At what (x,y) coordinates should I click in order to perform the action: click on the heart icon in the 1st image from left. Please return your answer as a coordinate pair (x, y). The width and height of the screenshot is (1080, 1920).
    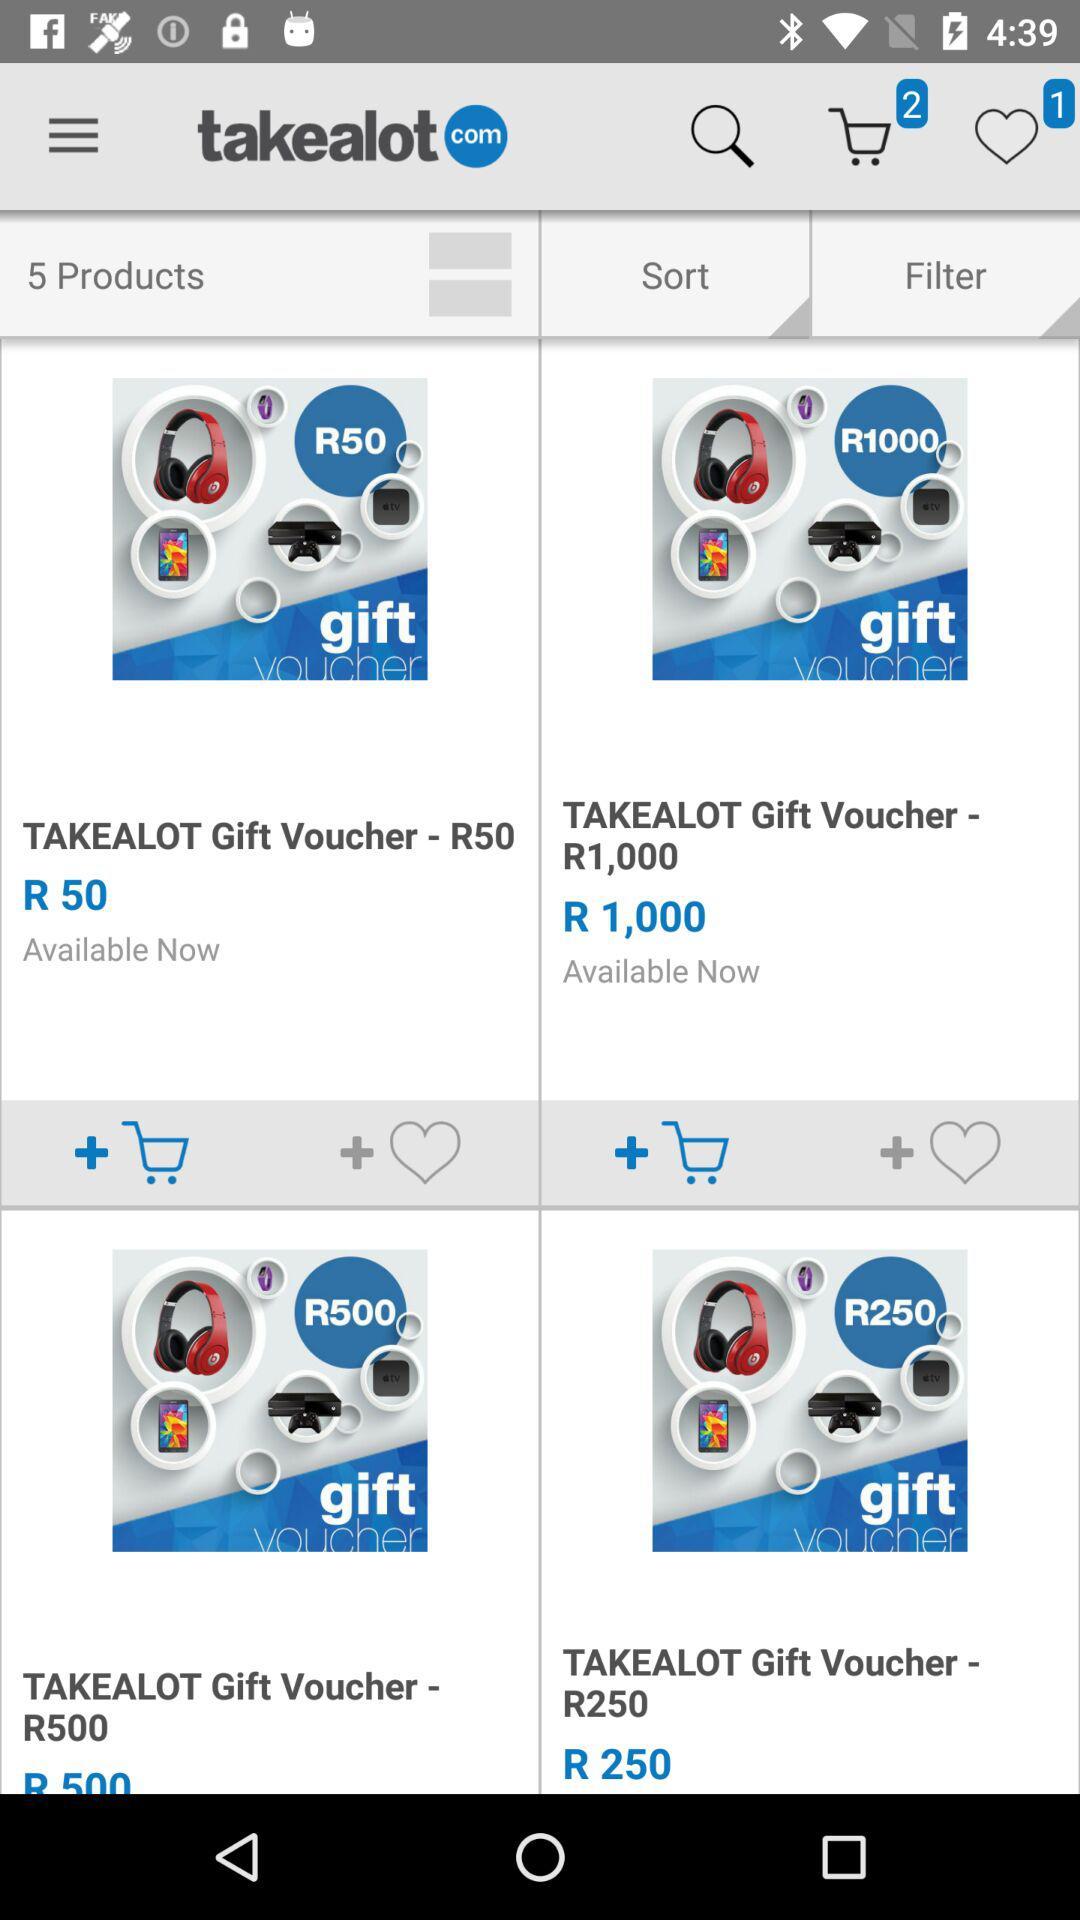
    Looking at the image, I should click on (423, 1152).